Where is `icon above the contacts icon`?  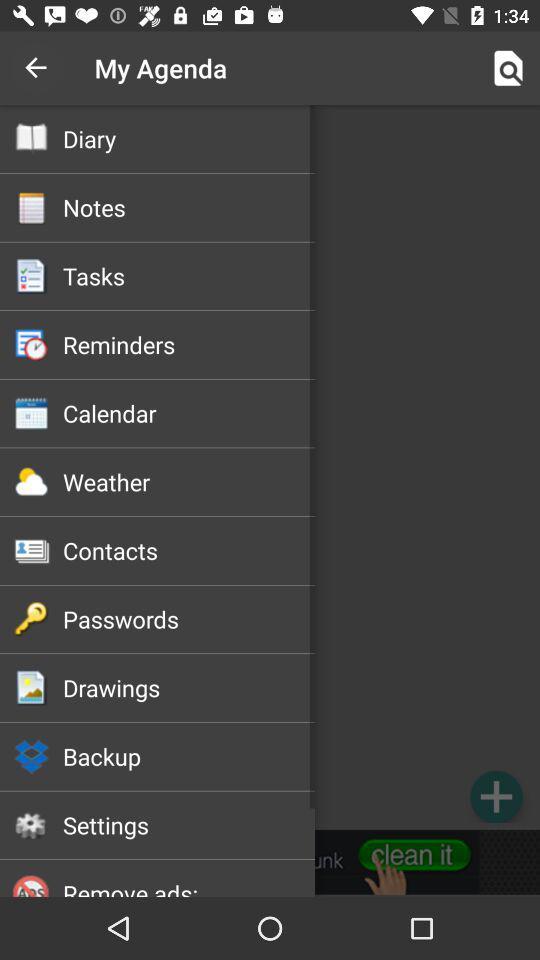
icon above the contacts icon is located at coordinates (189, 481).